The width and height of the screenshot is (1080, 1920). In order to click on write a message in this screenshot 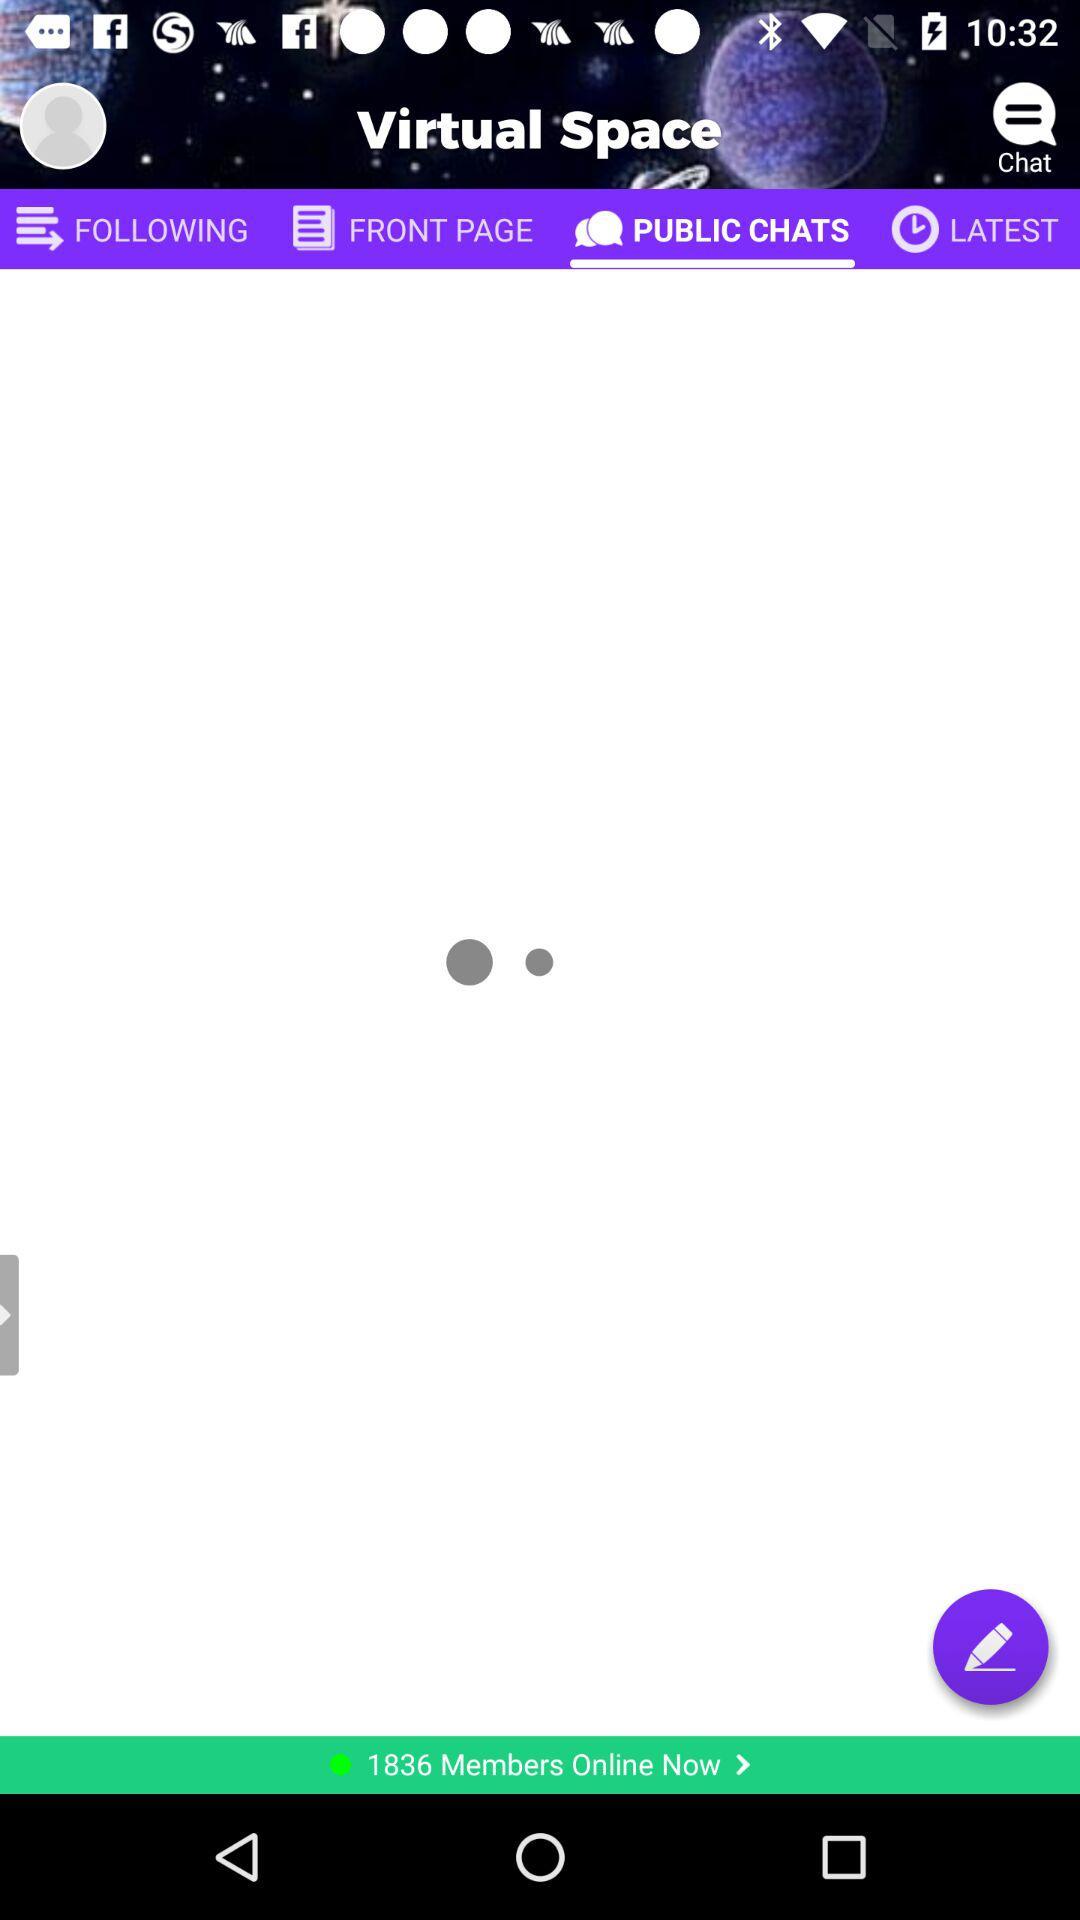, I will do `click(990, 1646)`.